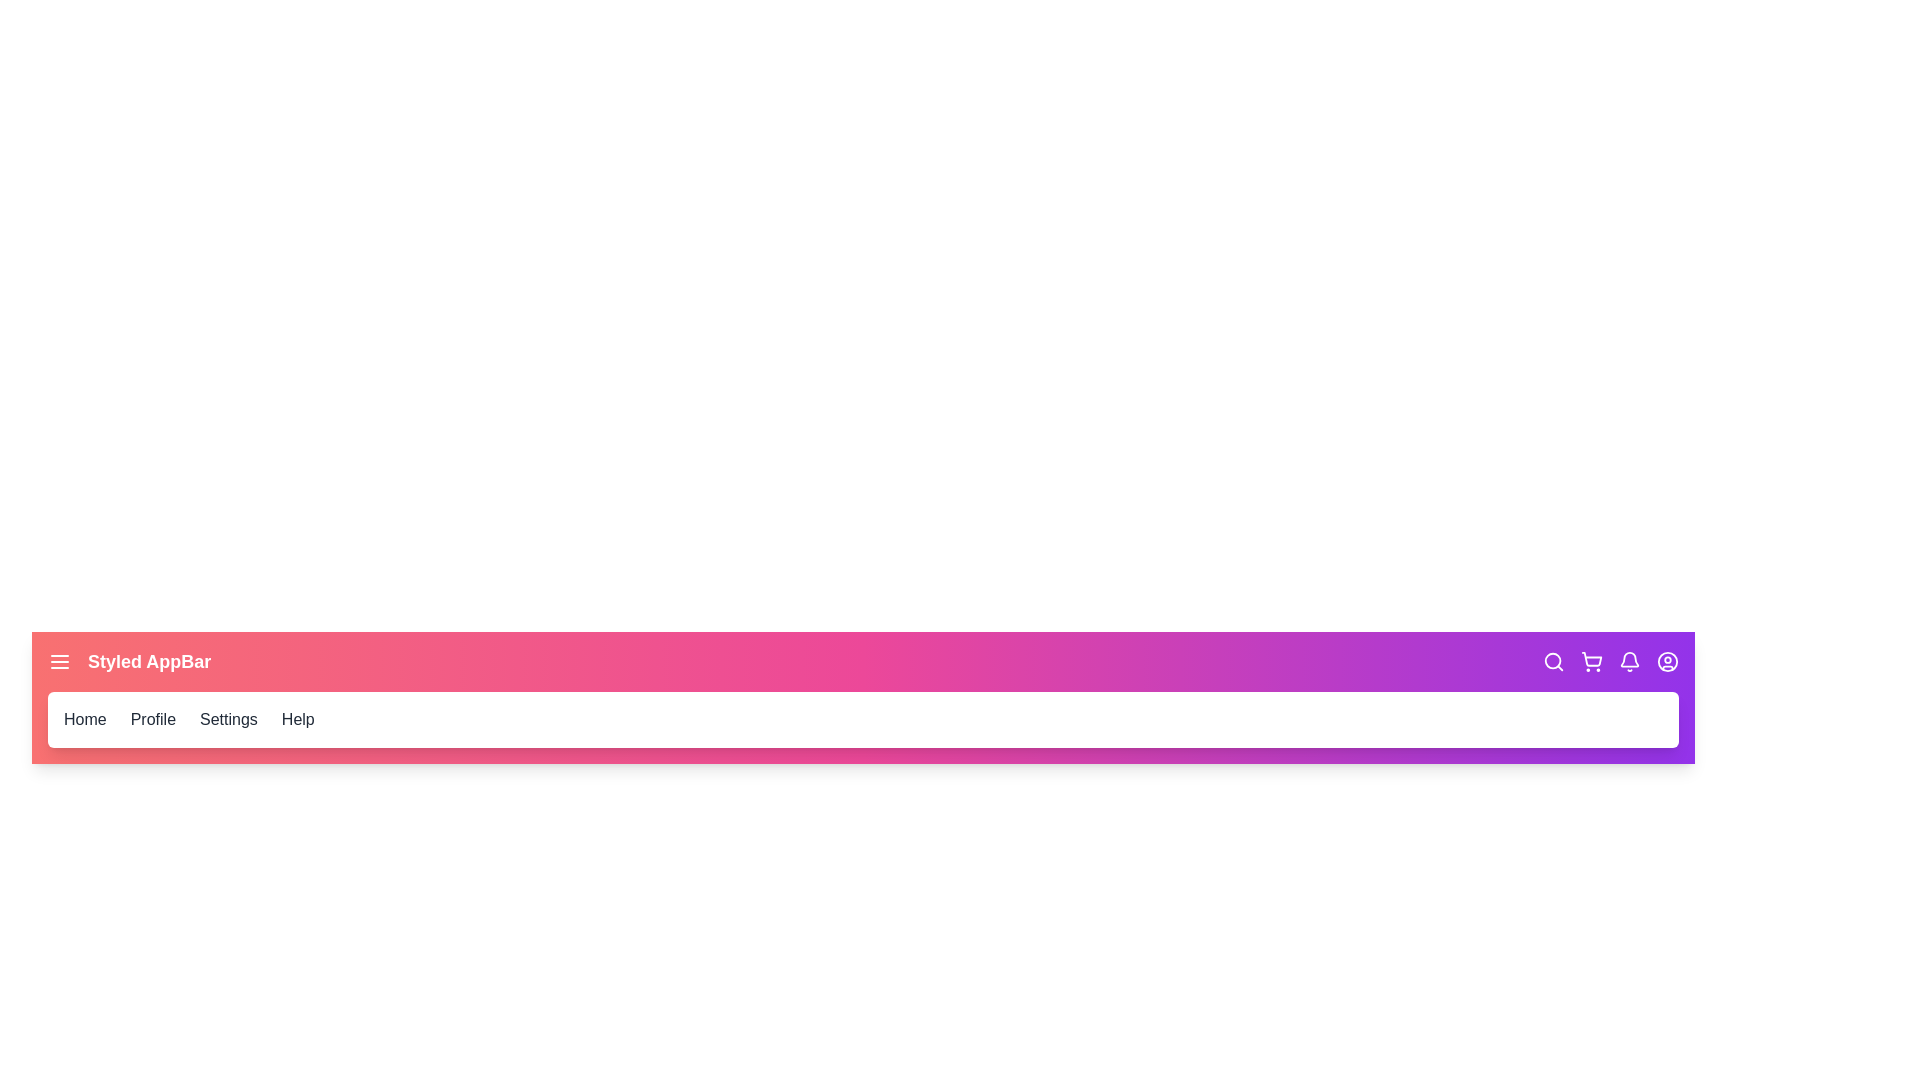  What do you see at coordinates (1553, 662) in the screenshot?
I see `the 'Search' icon to initiate a search` at bounding box center [1553, 662].